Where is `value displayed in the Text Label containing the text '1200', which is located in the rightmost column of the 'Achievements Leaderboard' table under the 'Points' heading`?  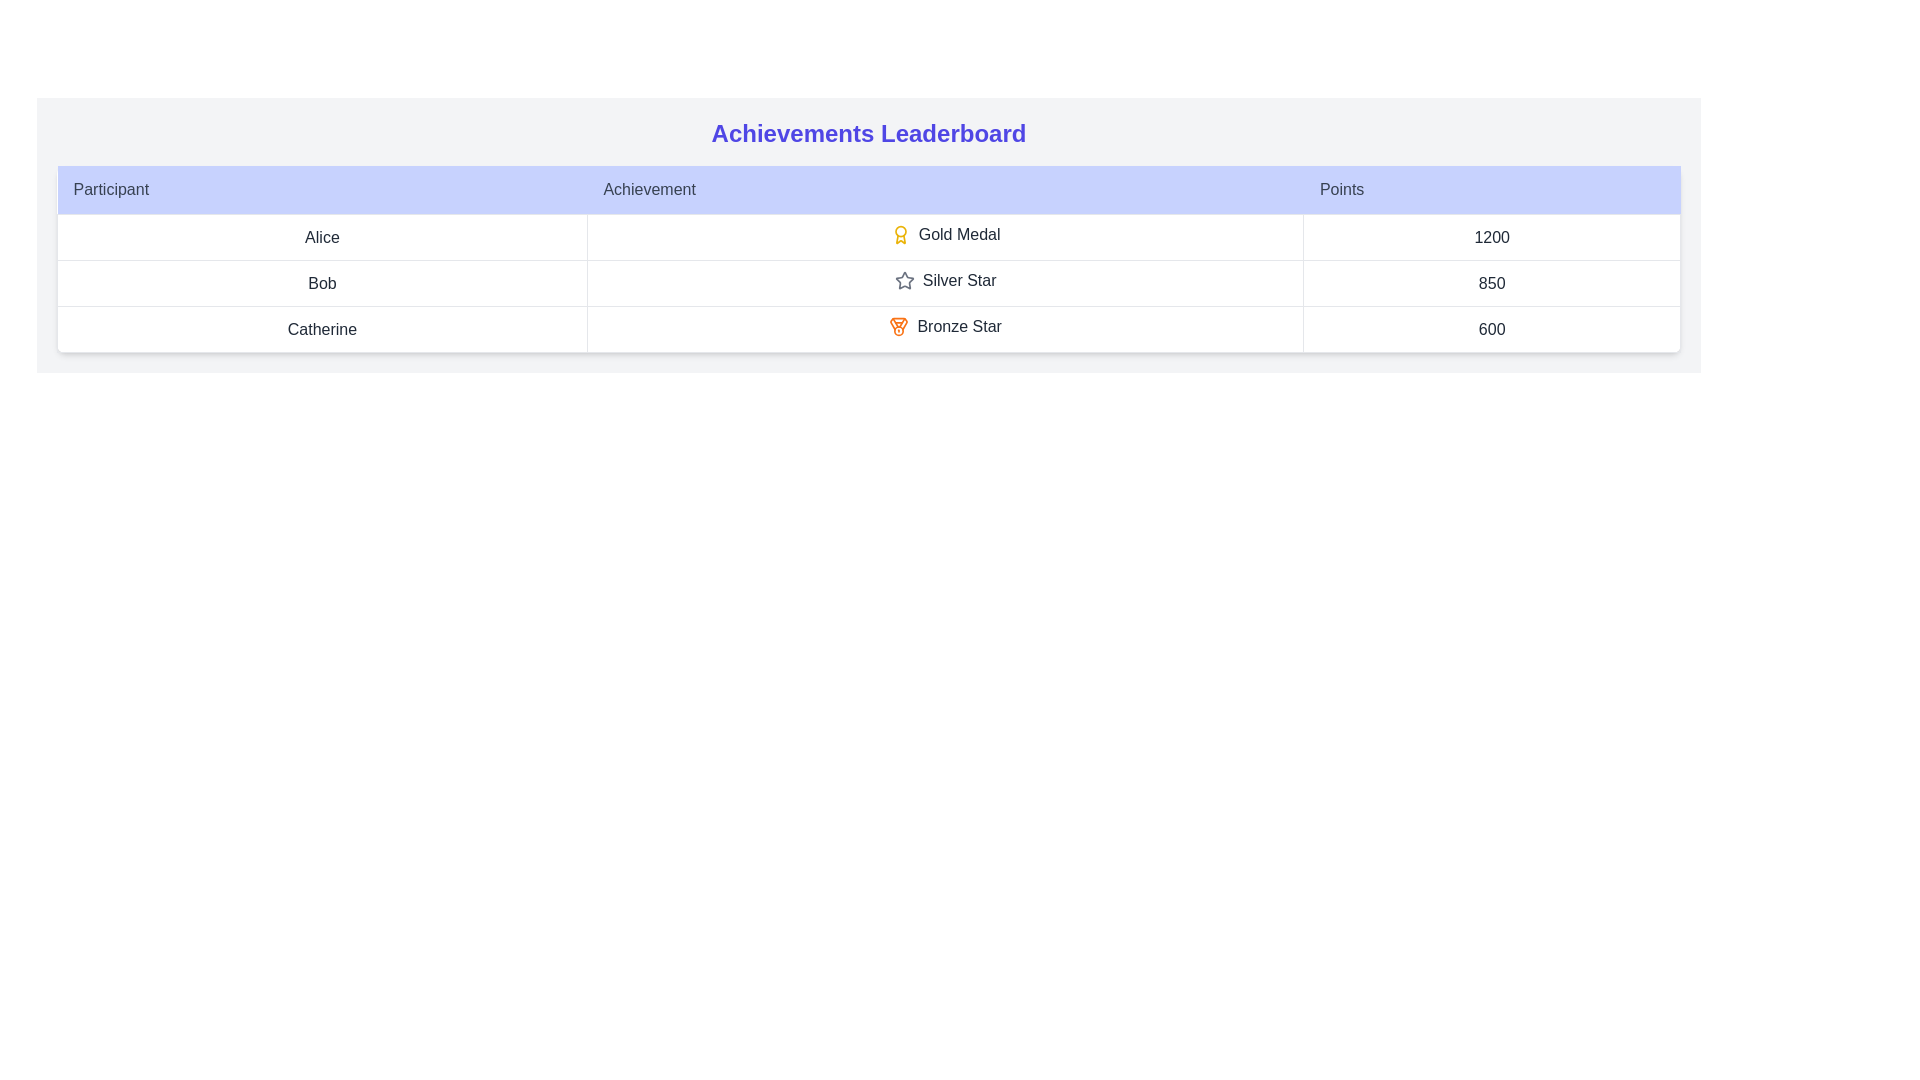 value displayed in the Text Label containing the text '1200', which is located in the rightmost column of the 'Achievements Leaderboard' table under the 'Points' heading is located at coordinates (1492, 236).